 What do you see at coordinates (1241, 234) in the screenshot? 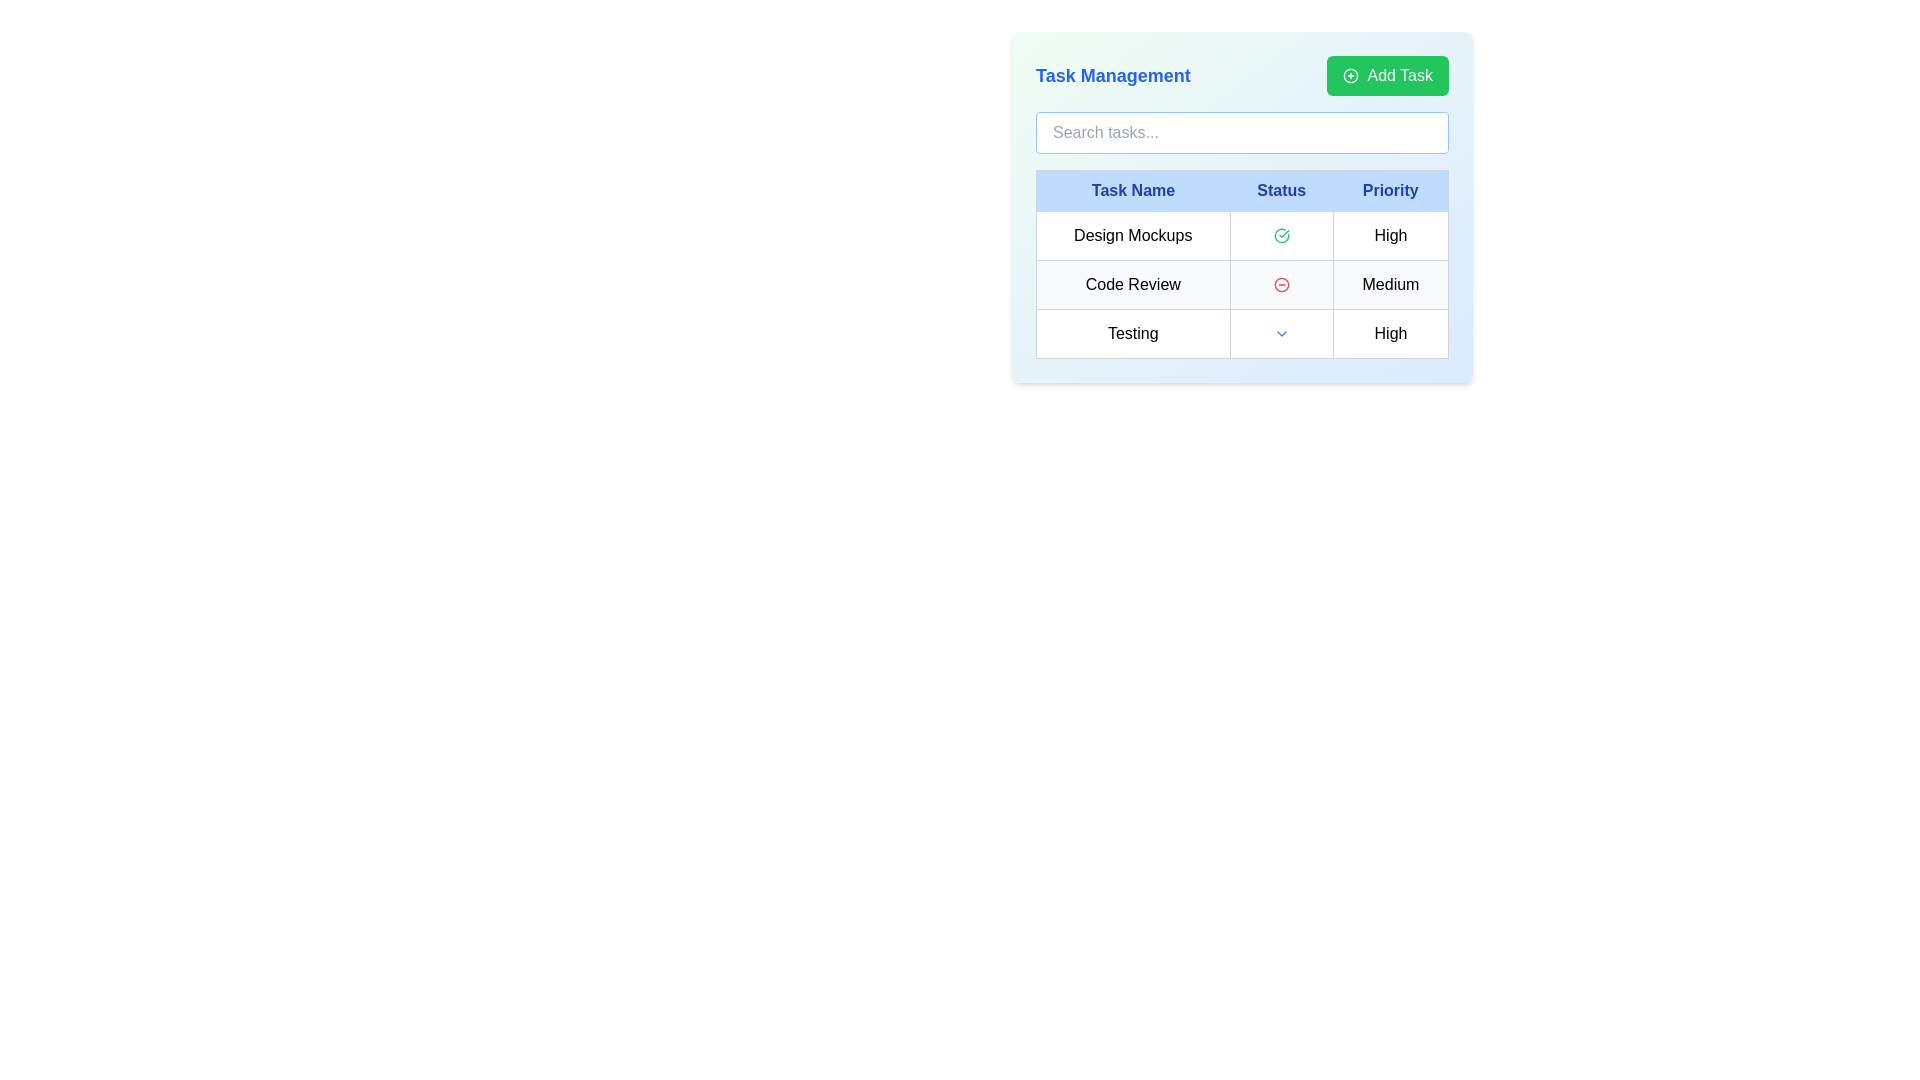
I see `the first row of the task table that displays the task name 'Design Mockups', a green checkmark status indicator, and a priority level of 'High'` at bounding box center [1241, 234].